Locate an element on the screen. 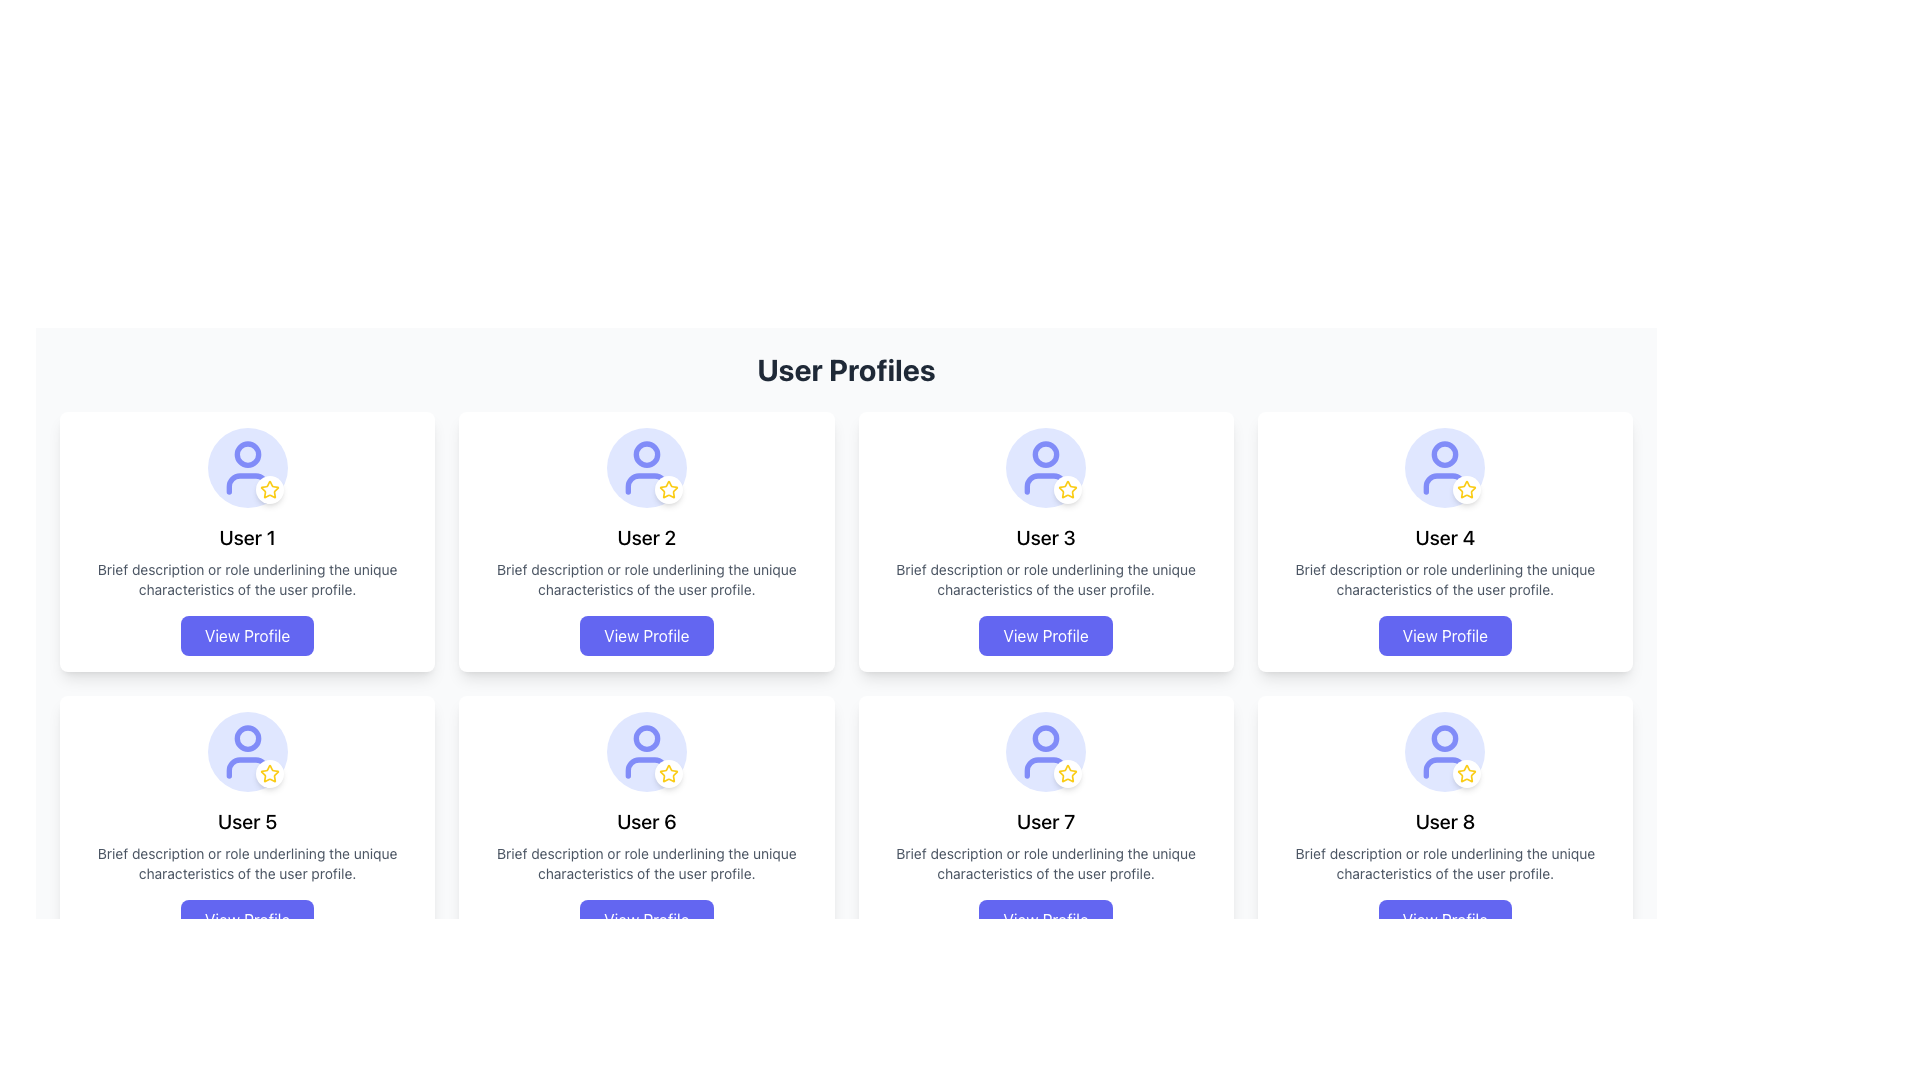  the Text Label that provides a summary for the user profile located below the title 'User 5' and above the 'View Profile' button is located at coordinates (246, 863).